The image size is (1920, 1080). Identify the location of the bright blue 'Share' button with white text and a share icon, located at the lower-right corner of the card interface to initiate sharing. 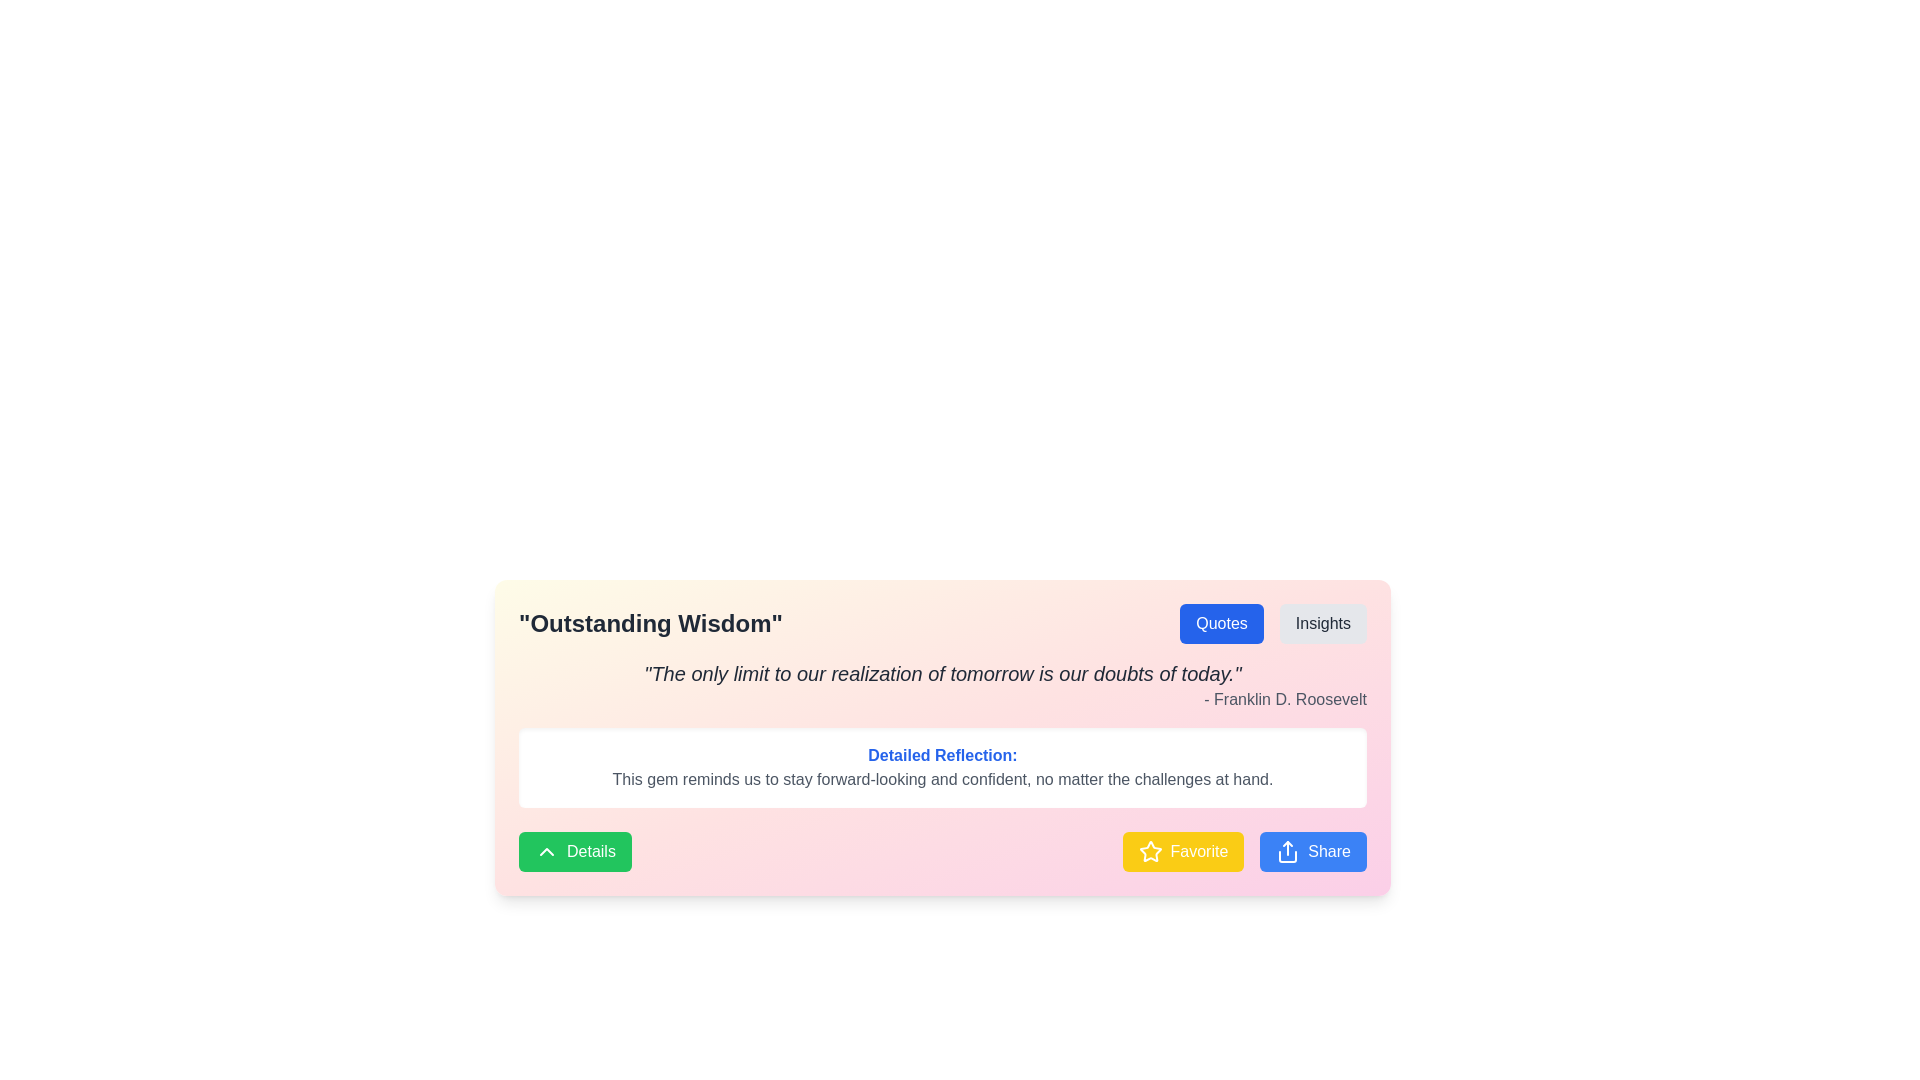
(1313, 852).